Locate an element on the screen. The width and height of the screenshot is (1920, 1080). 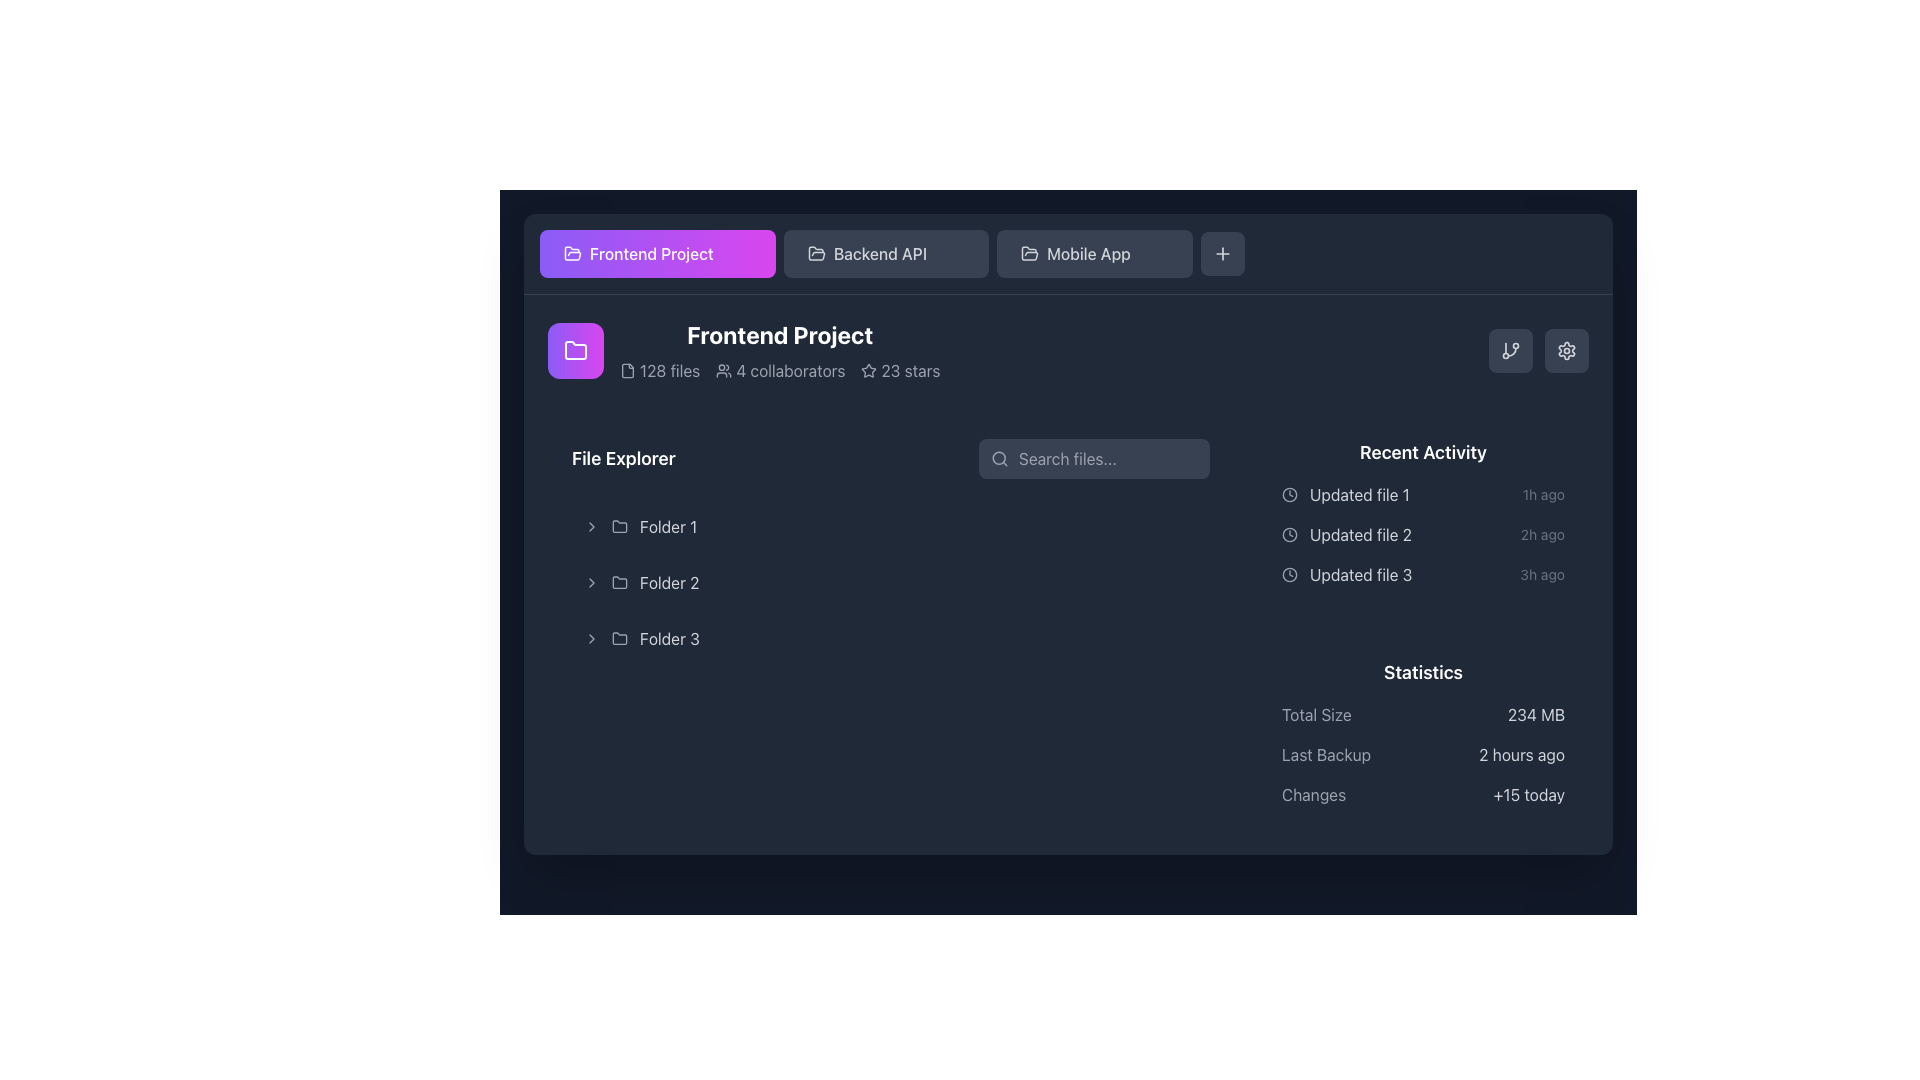
the text input field styled with a rounded rectangle containing a magnifying glass icon and placeholder text 'Search files...' to focus on it is located at coordinates (1093, 459).